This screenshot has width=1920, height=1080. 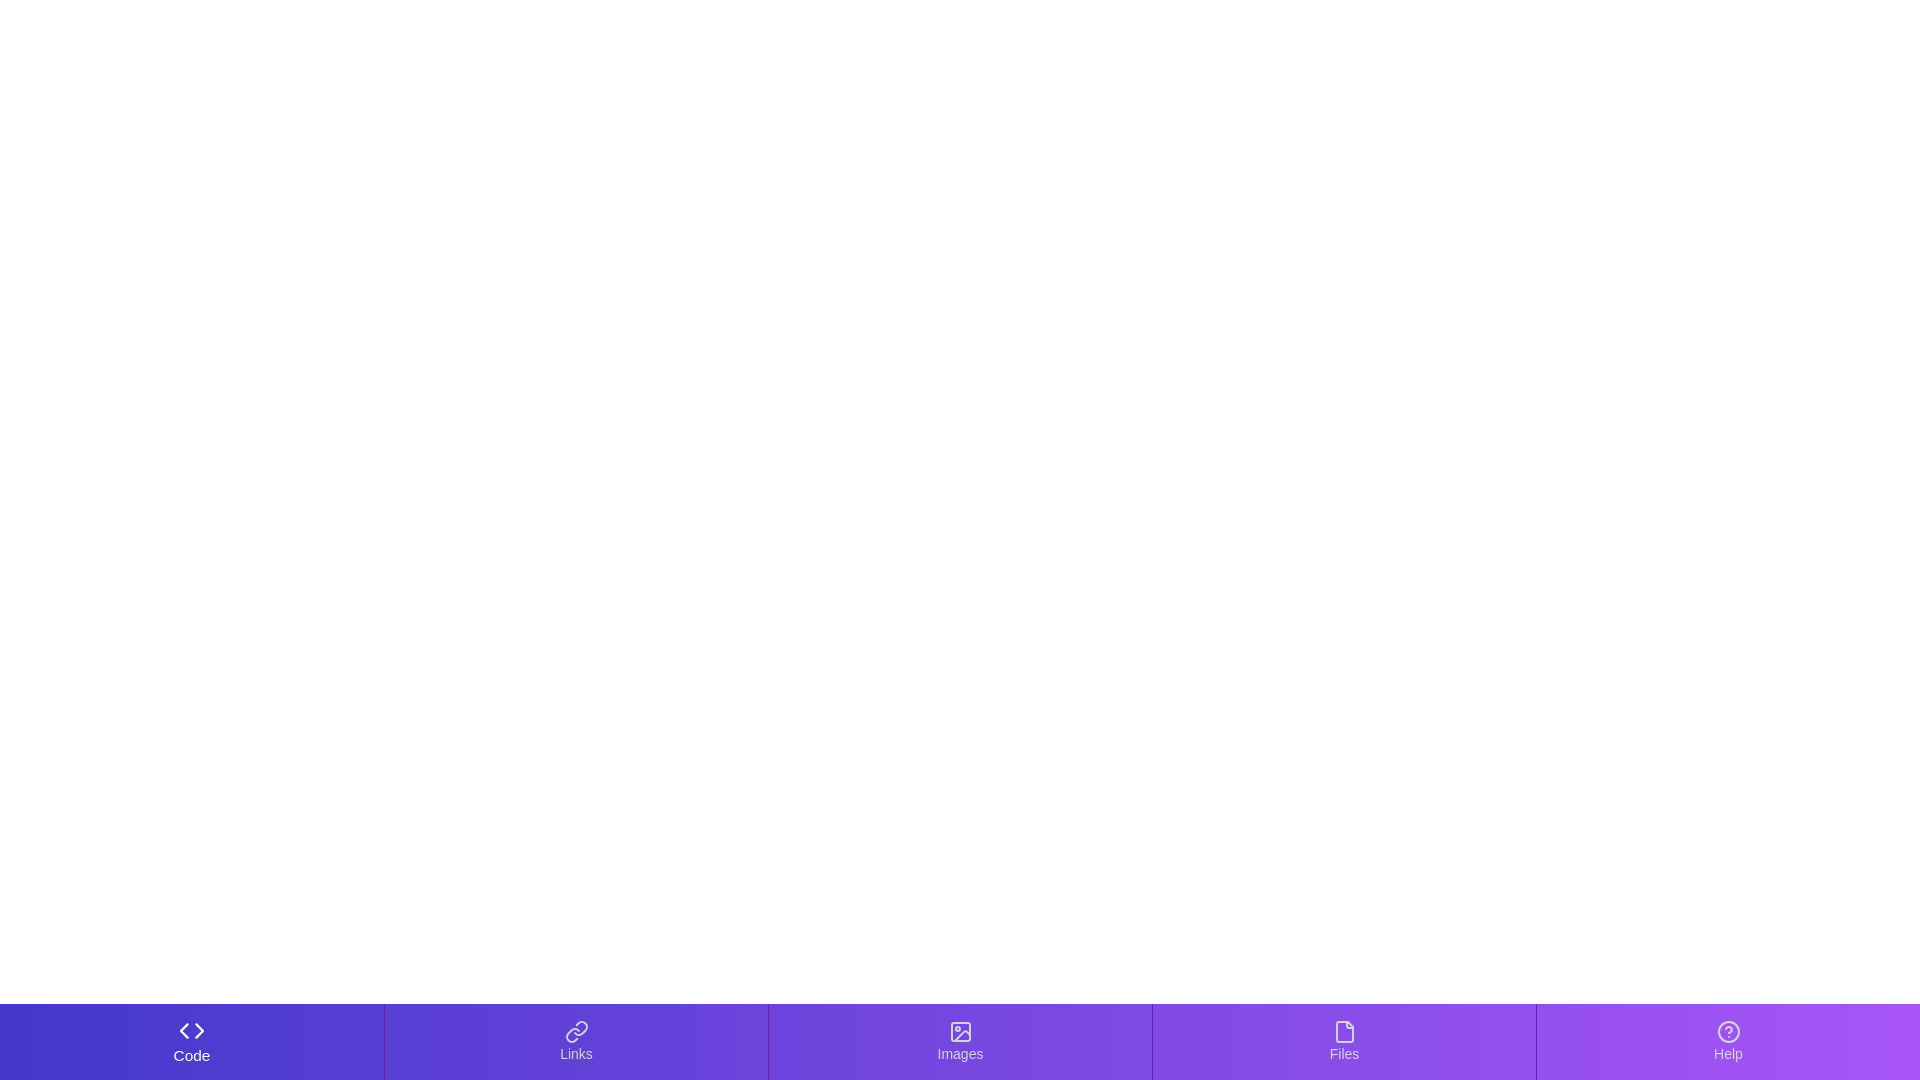 What do you see at coordinates (1344, 1040) in the screenshot?
I see `the Files tab to activate it` at bounding box center [1344, 1040].